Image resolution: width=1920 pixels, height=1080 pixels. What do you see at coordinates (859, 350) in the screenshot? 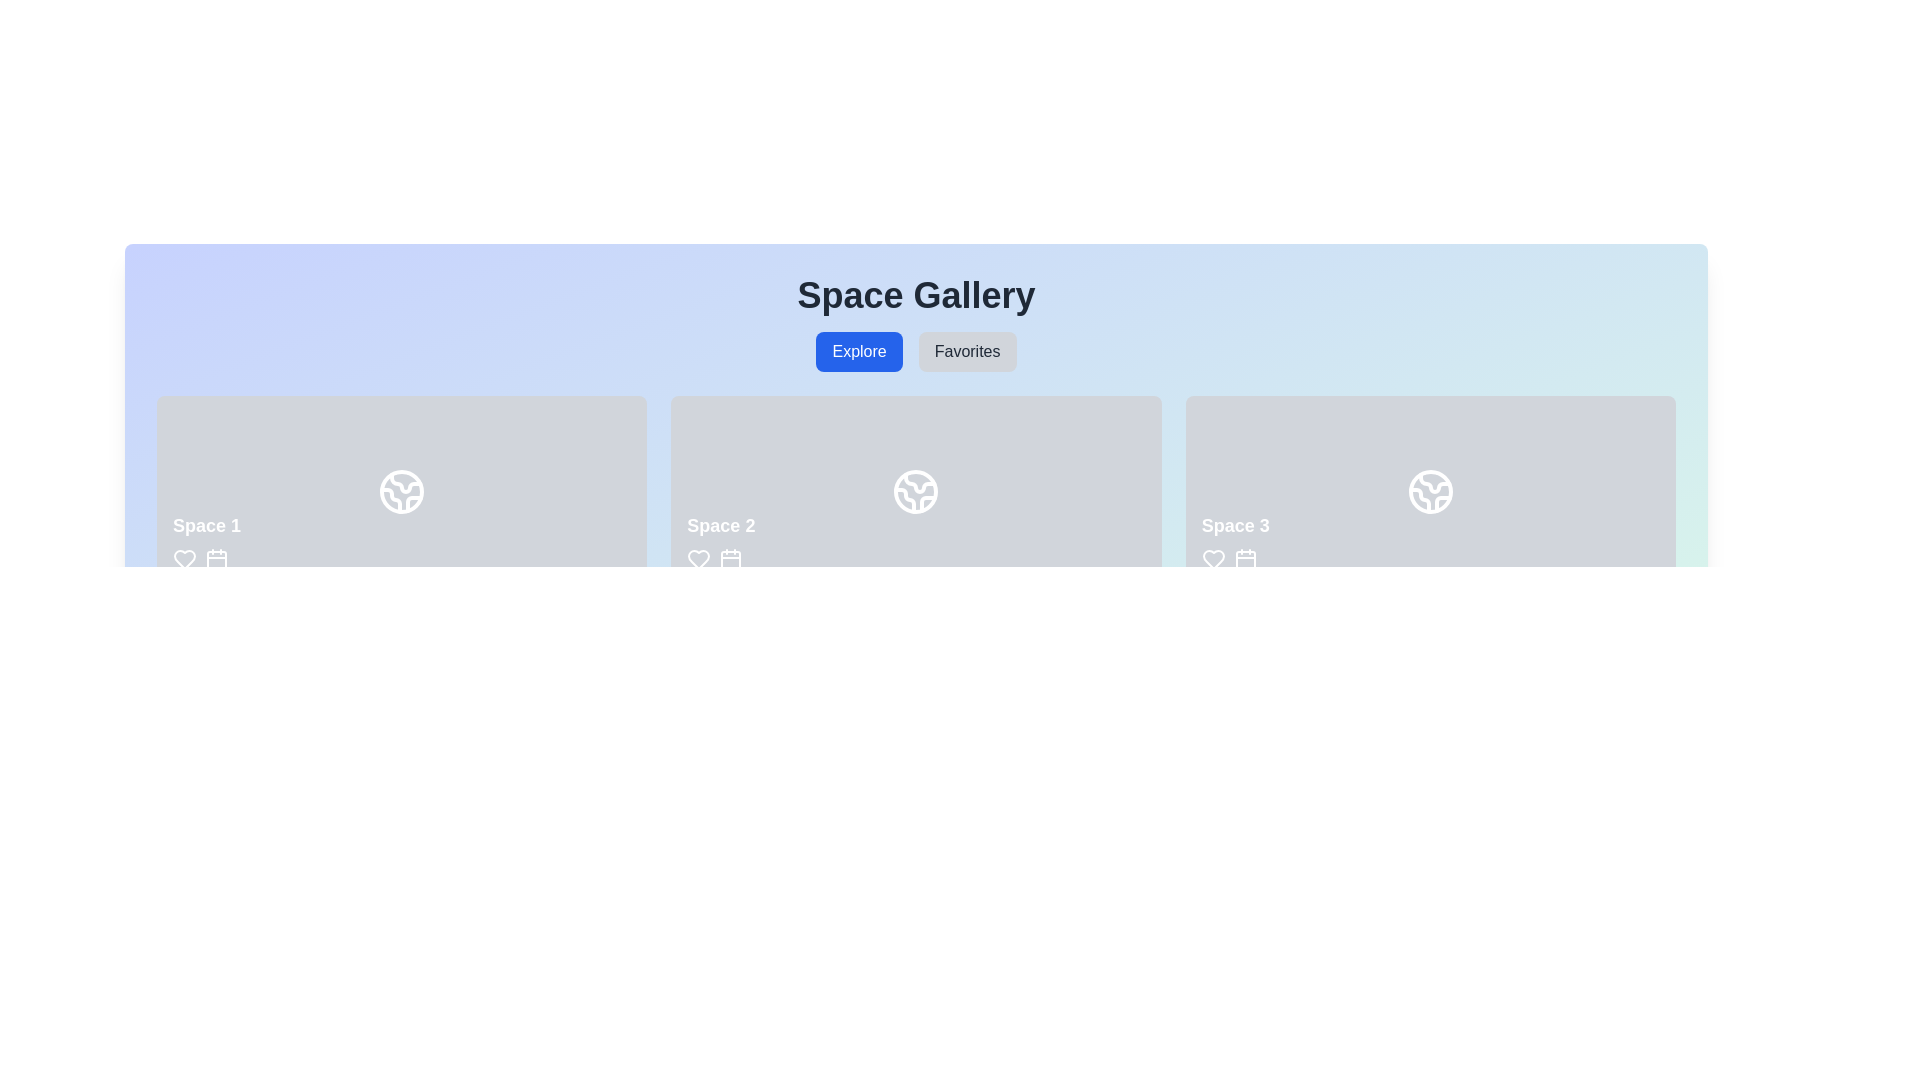
I see `the 'Explore' button located at the top of the interface, below the title 'Space Gallery', which is the first button in a row of two buttons` at bounding box center [859, 350].